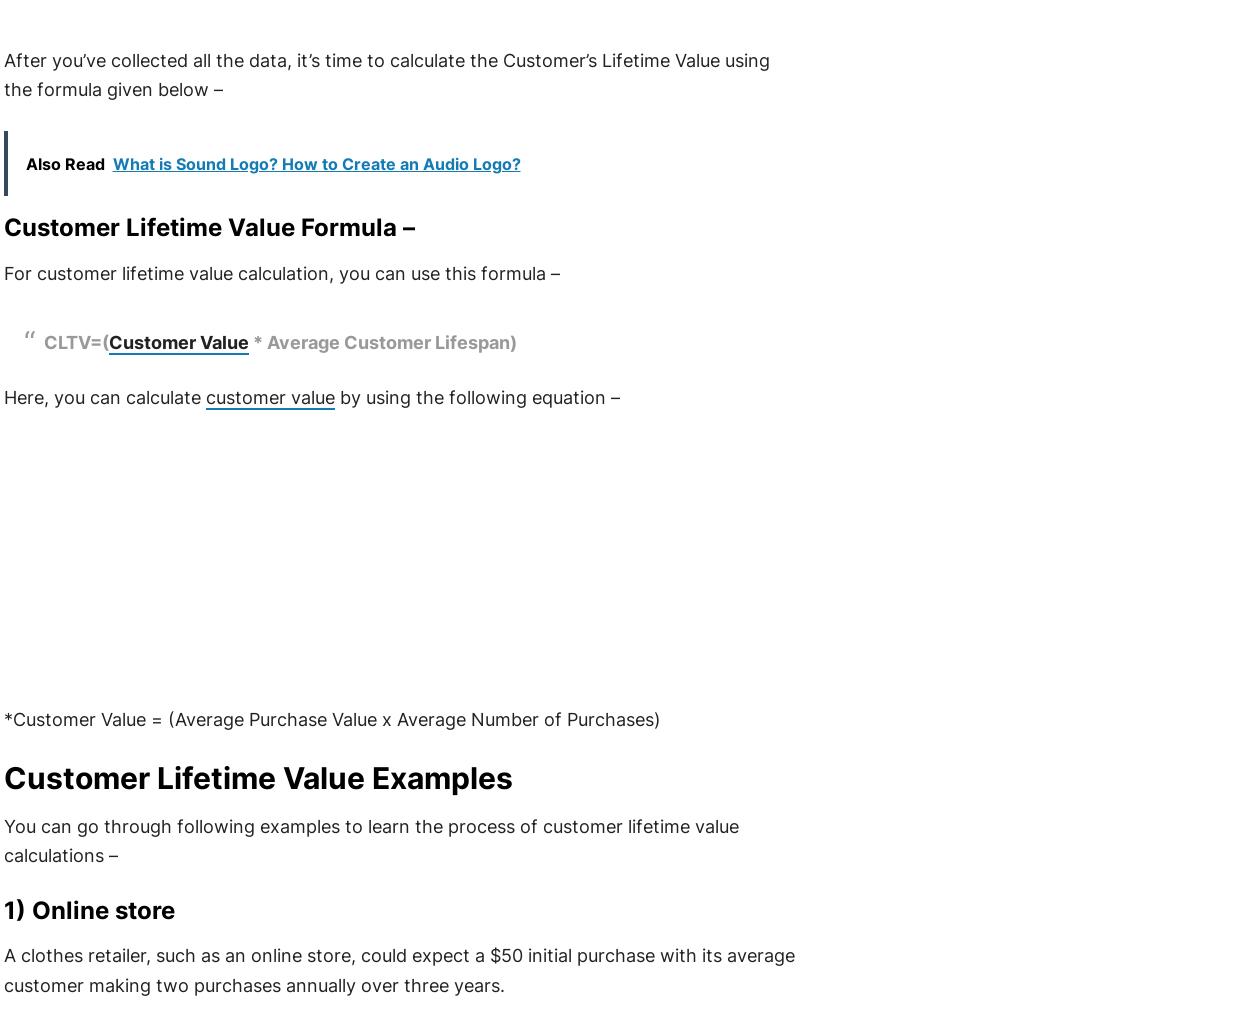 This screenshot has height=1012, width=1250. What do you see at coordinates (2, 909) in the screenshot?
I see `'1) Online store'` at bounding box center [2, 909].